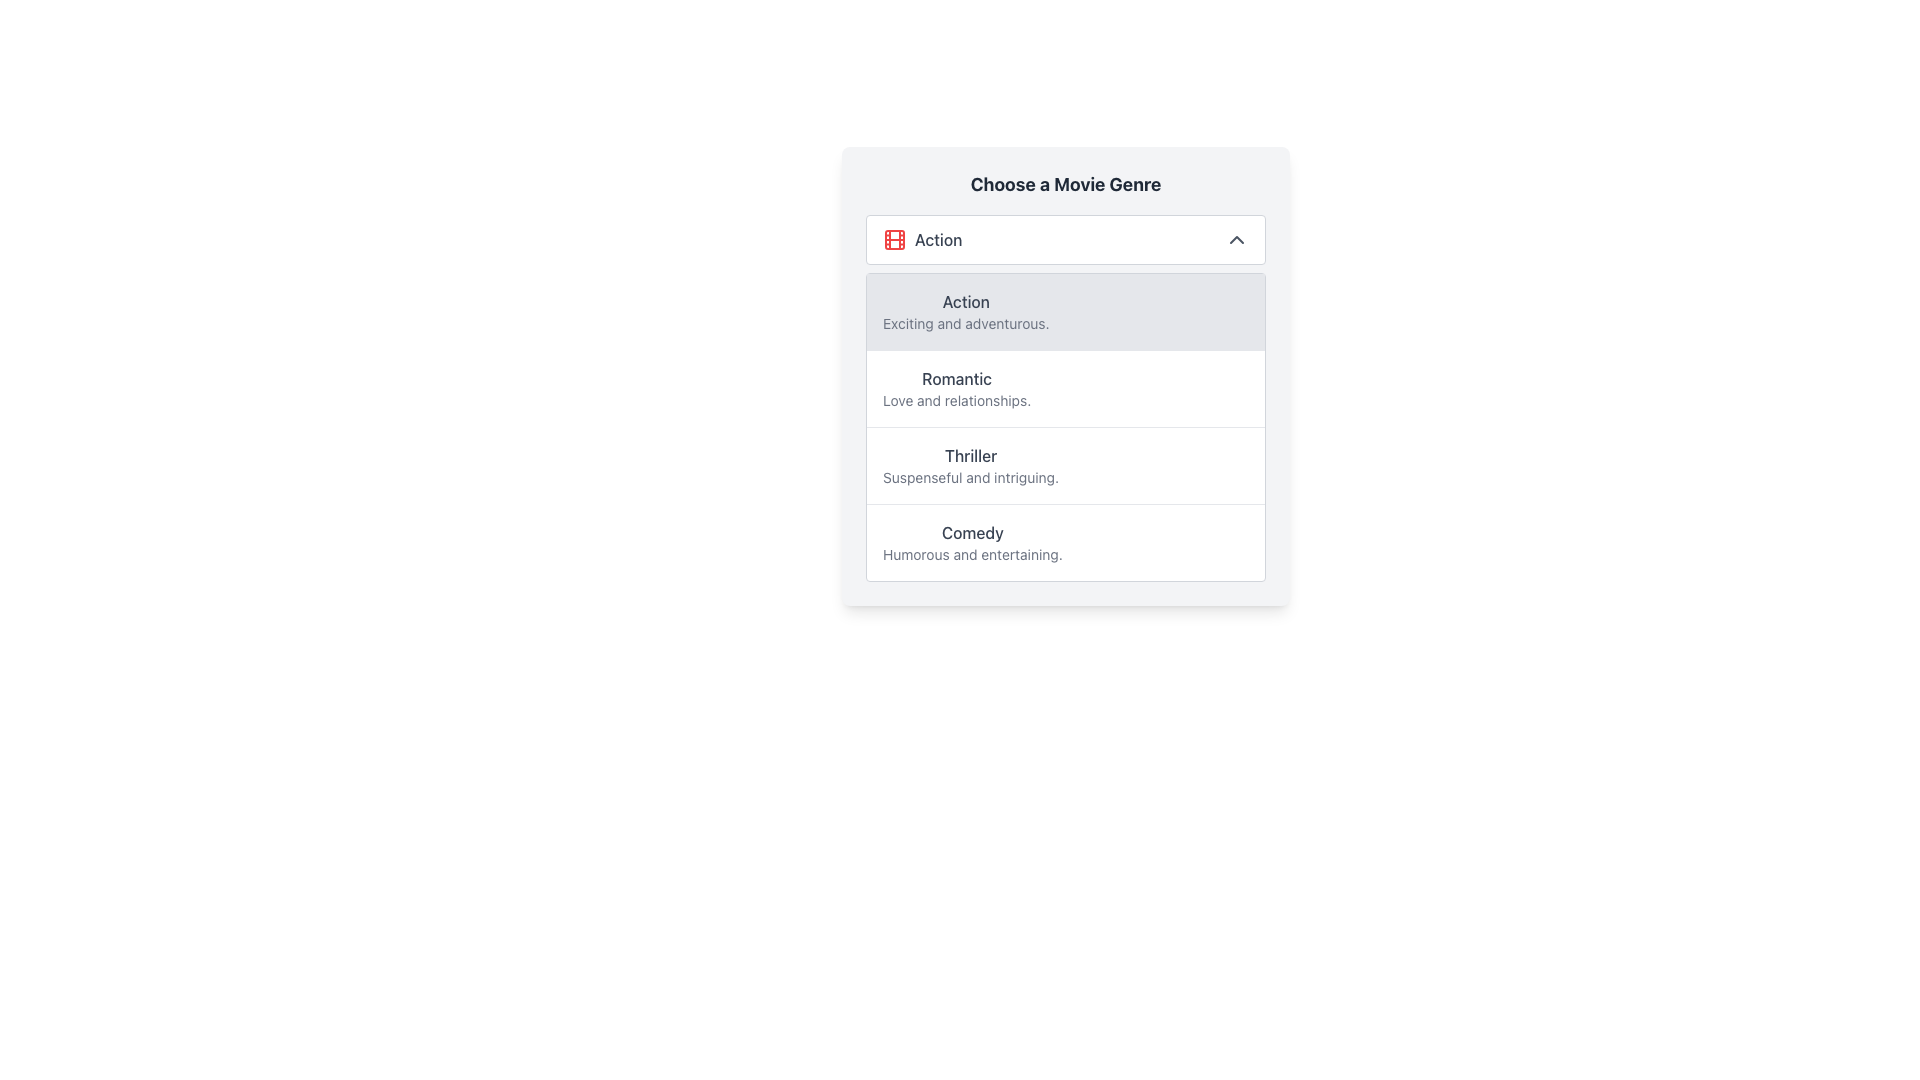 This screenshot has height=1080, width=1920. What do you see at coordinates (956, 389) in the screenshot?
I see `the text label displaying 'Romantic' under the heading 'Choose a Movie Genre'` at bounding box center [956, 389].